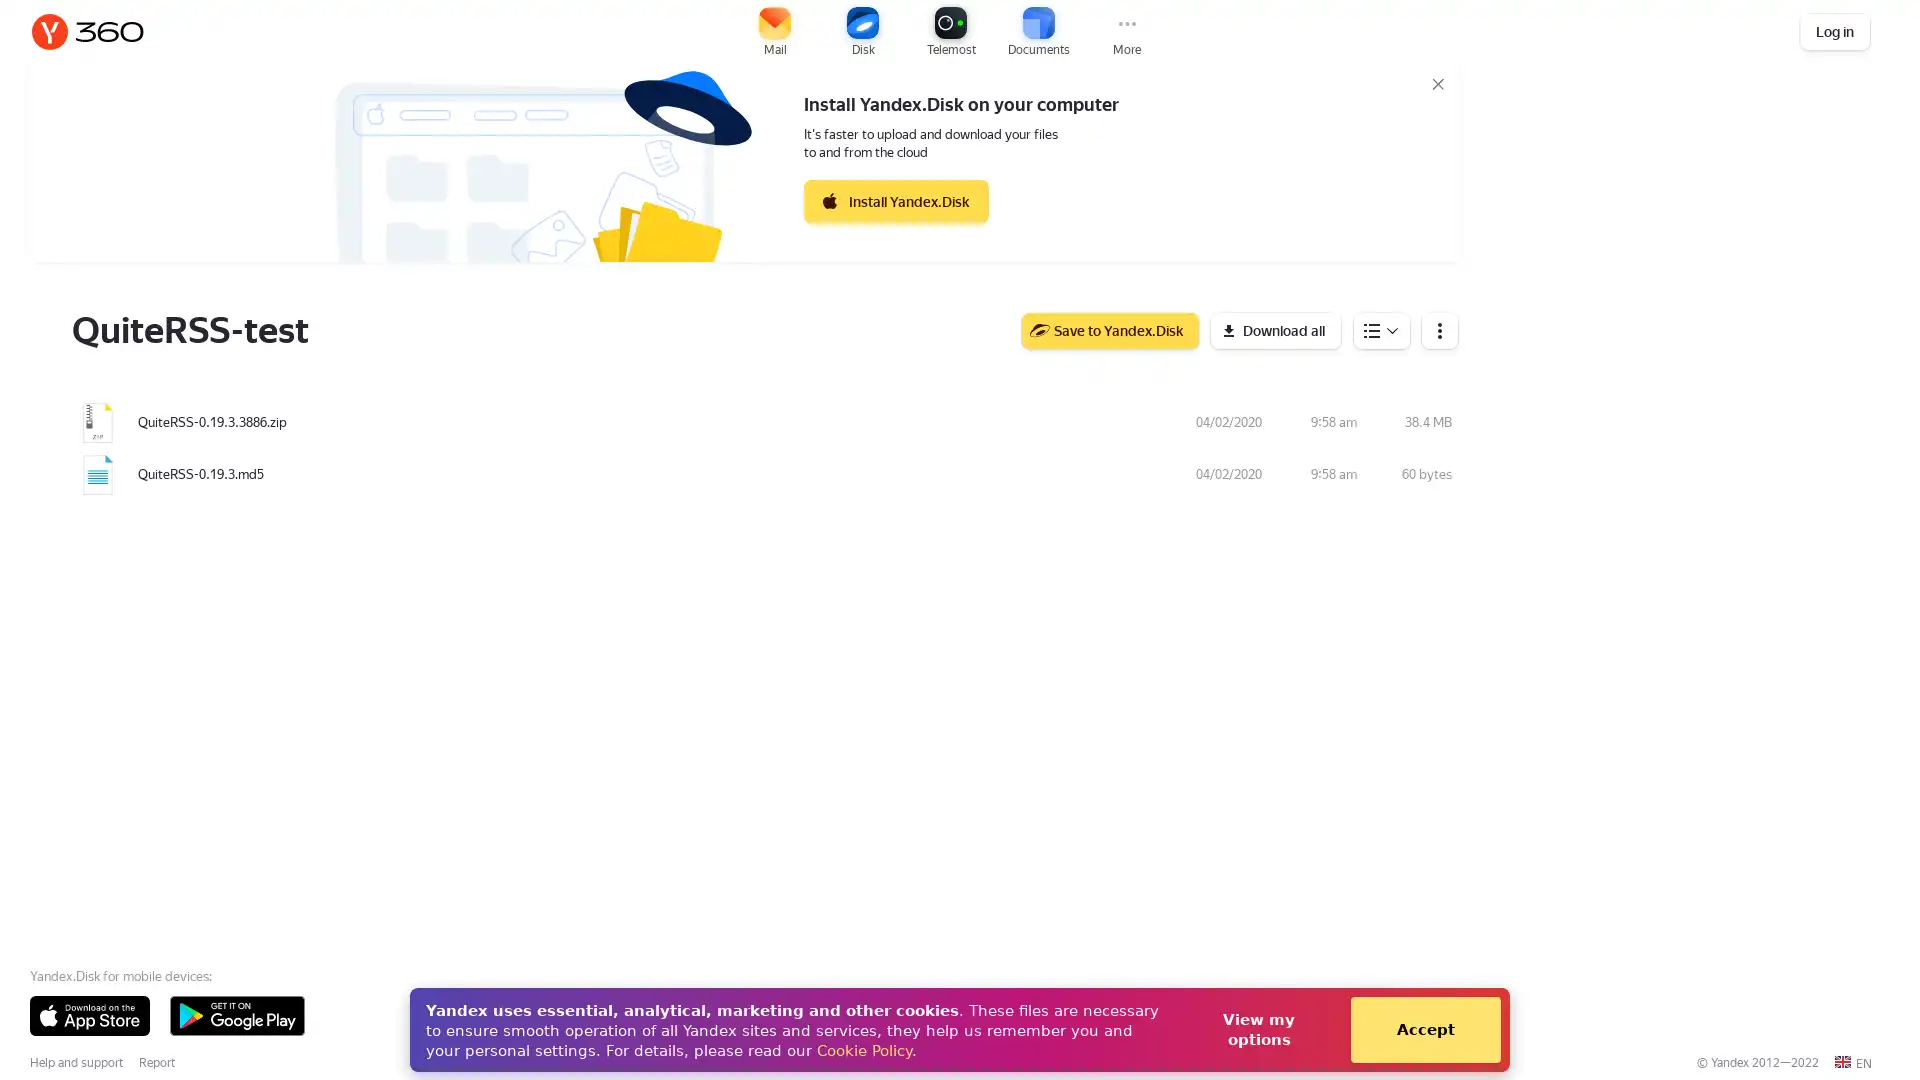  What do you see at coordinates (1257, 1029) in the screenshot?
I see `View my options` at bounding box center [1257, 1029].